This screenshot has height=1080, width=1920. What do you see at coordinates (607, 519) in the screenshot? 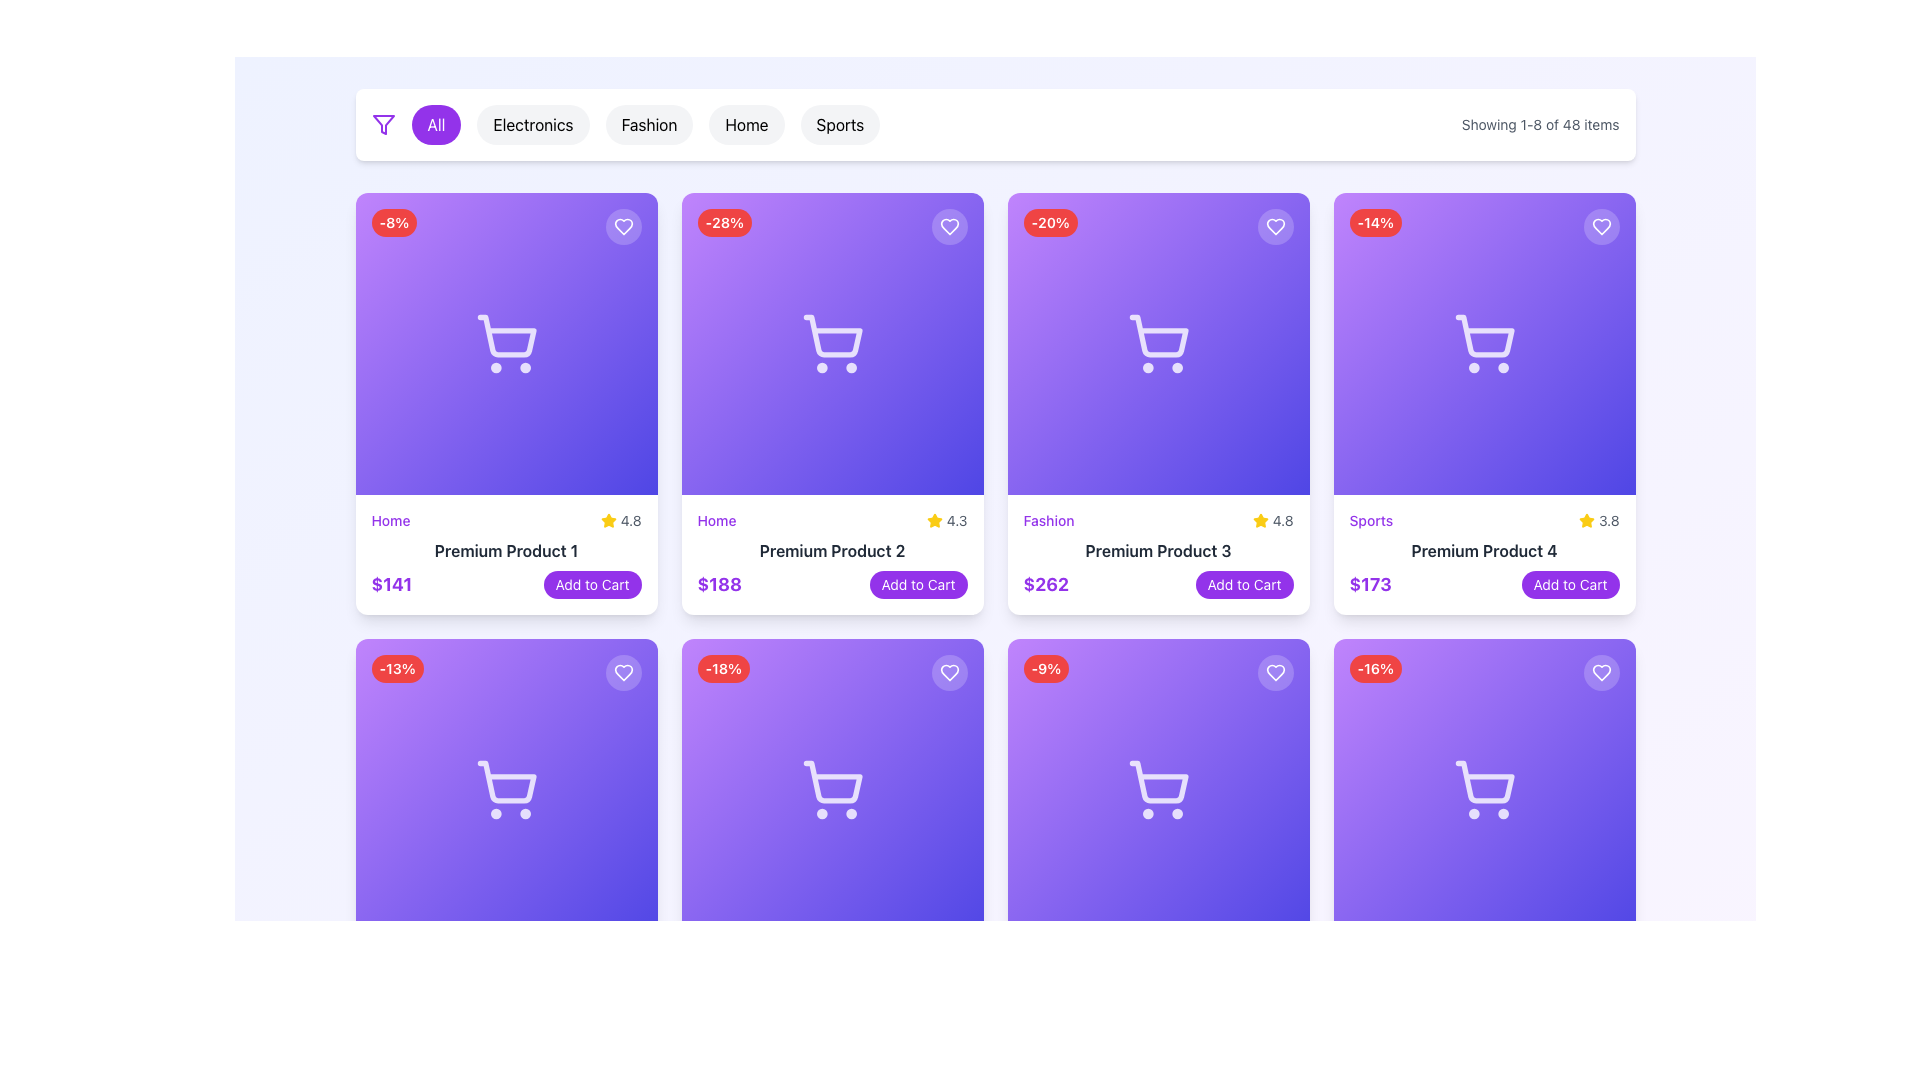
I see `the Star Icon located in the second card of the top row in the grid layout, which signifies a rating or favorite marker for the associated product` at bounding box center [607, 519].